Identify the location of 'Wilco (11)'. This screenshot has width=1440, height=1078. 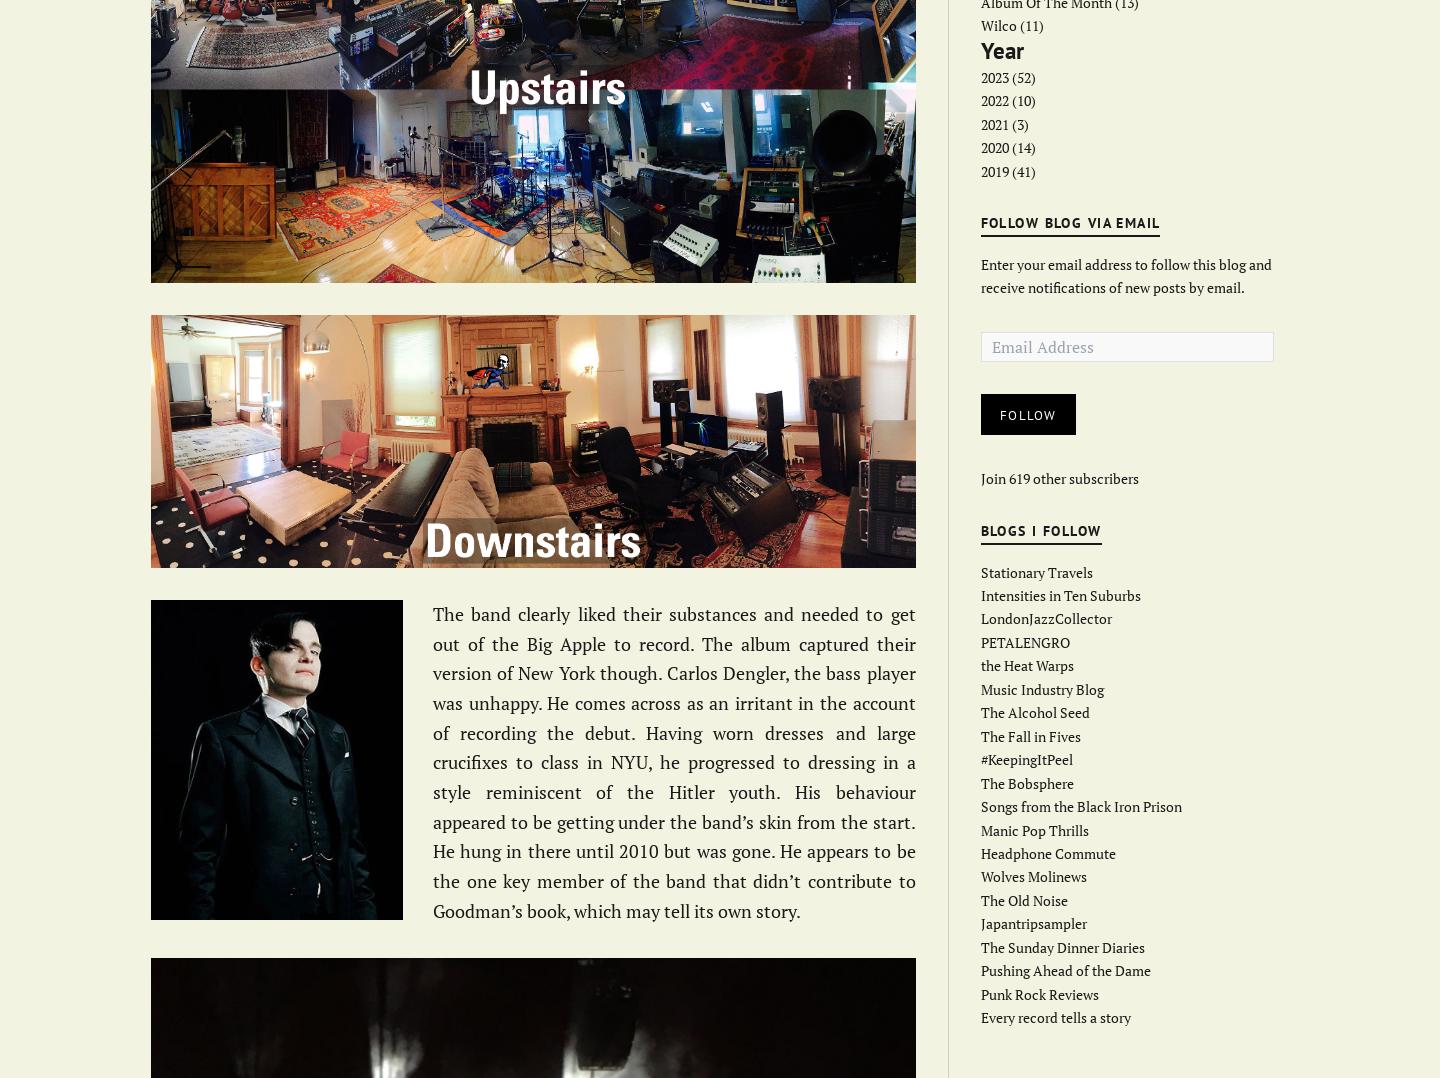
(1010, 24).